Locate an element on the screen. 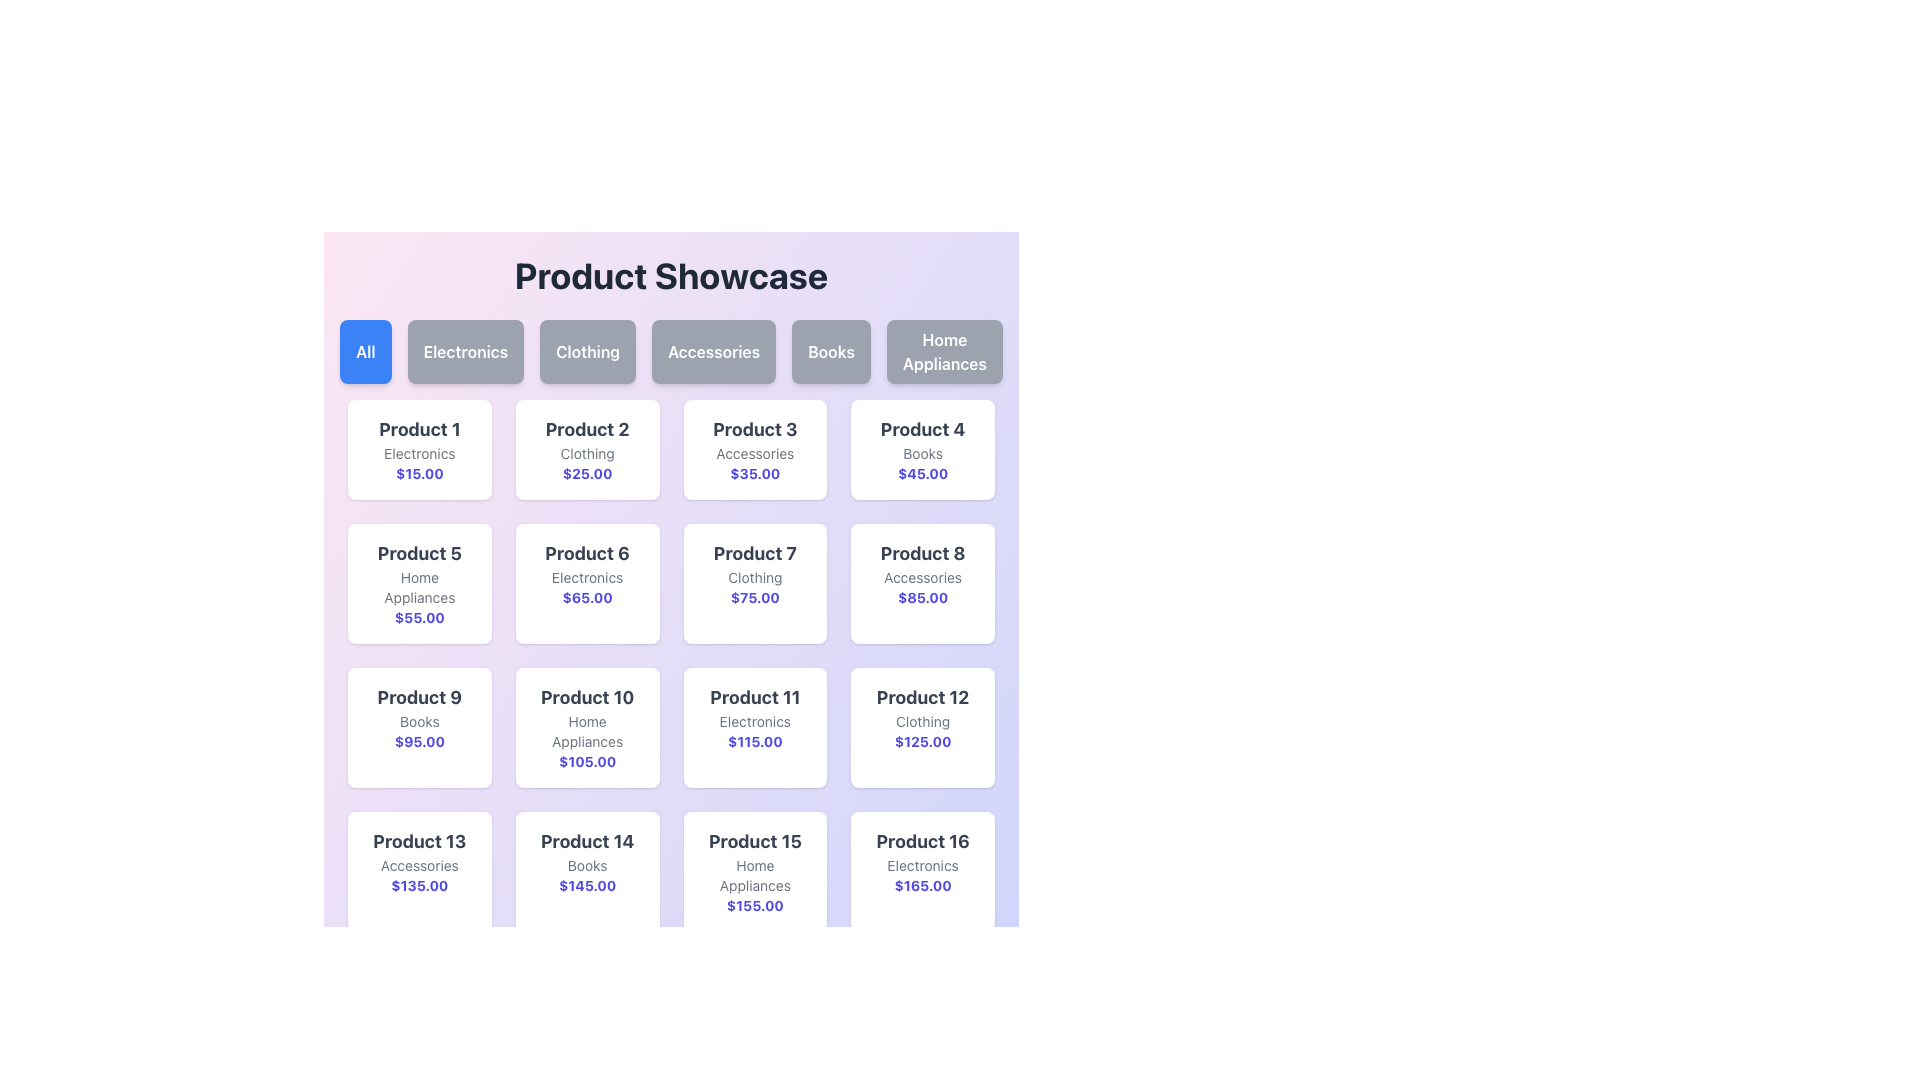 Image resolution: width=1920 pixels, height=1080 pixels. the 'All' button, a rectangular button with rounded corners and a bold blue background is located at coordinates (364, 350).